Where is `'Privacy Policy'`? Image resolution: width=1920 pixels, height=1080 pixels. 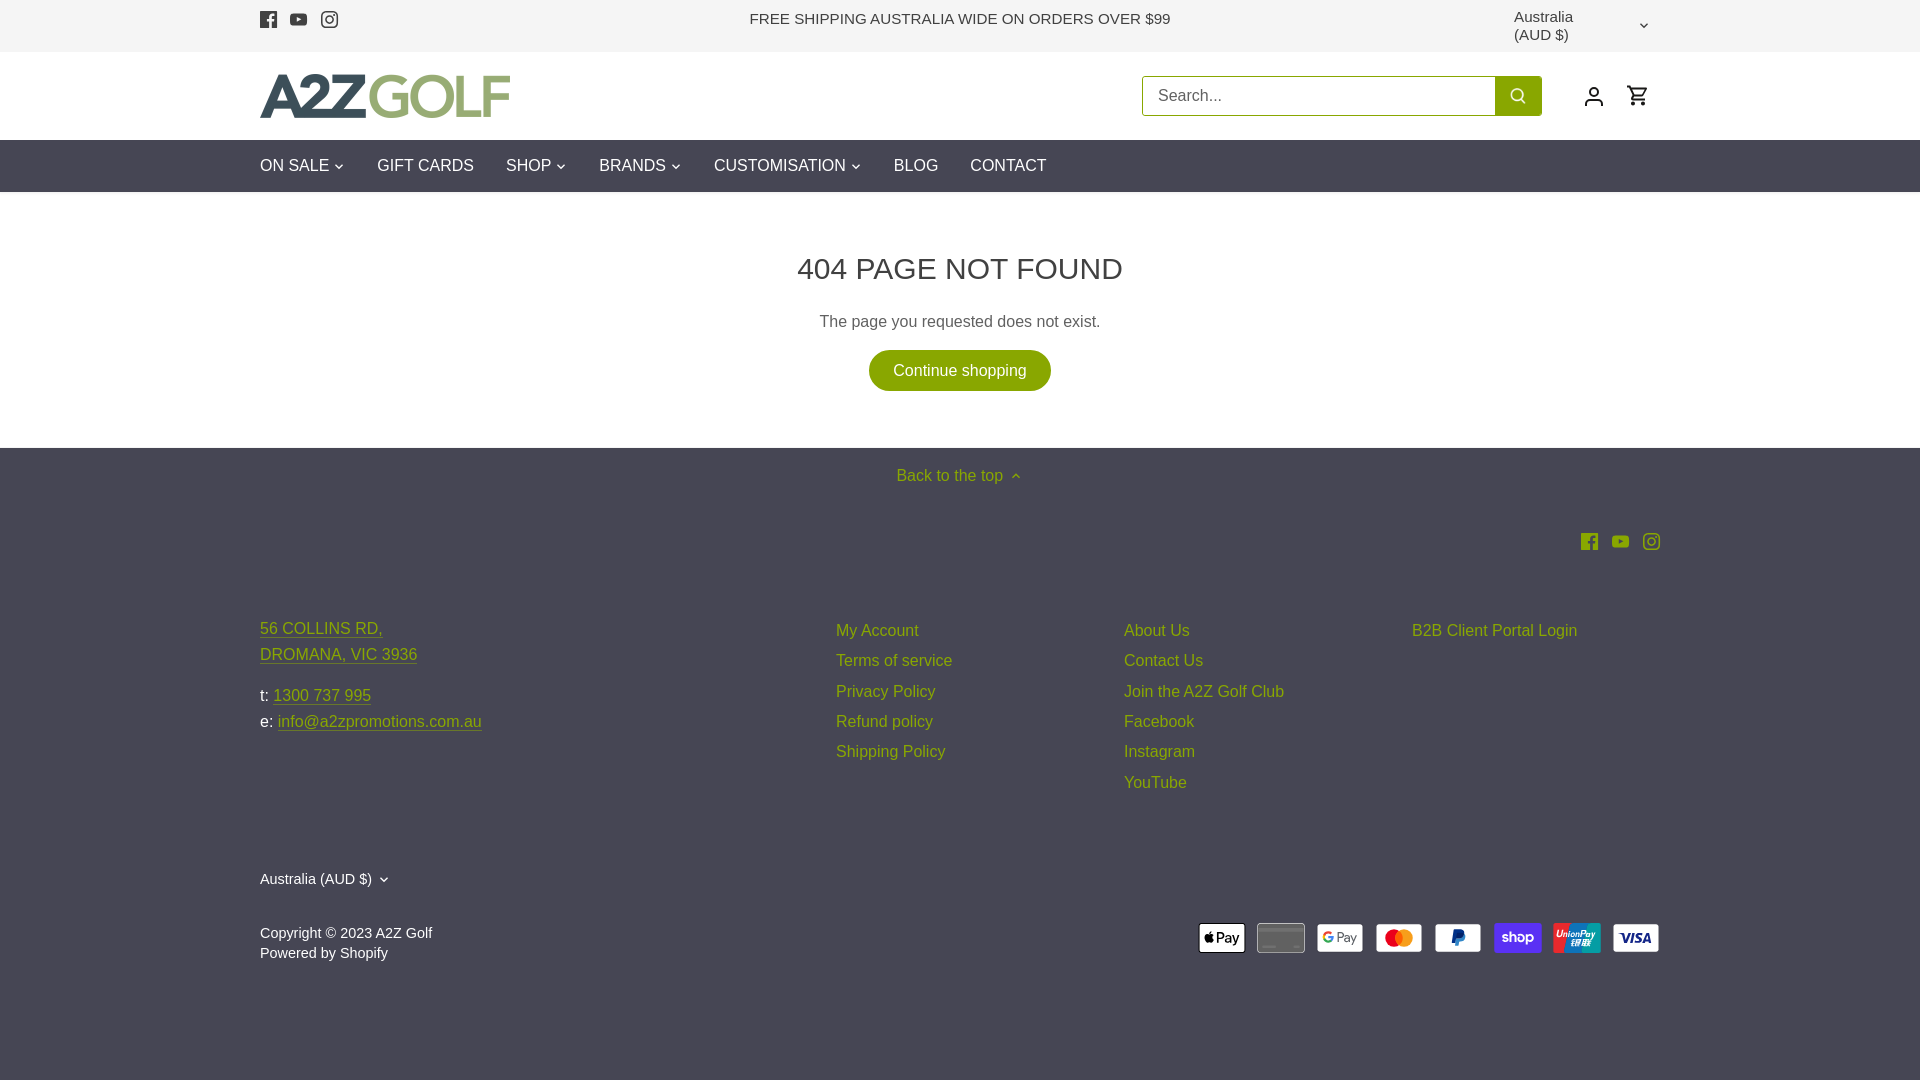 'Privacy Policy' is located at coordinates (885, 690).